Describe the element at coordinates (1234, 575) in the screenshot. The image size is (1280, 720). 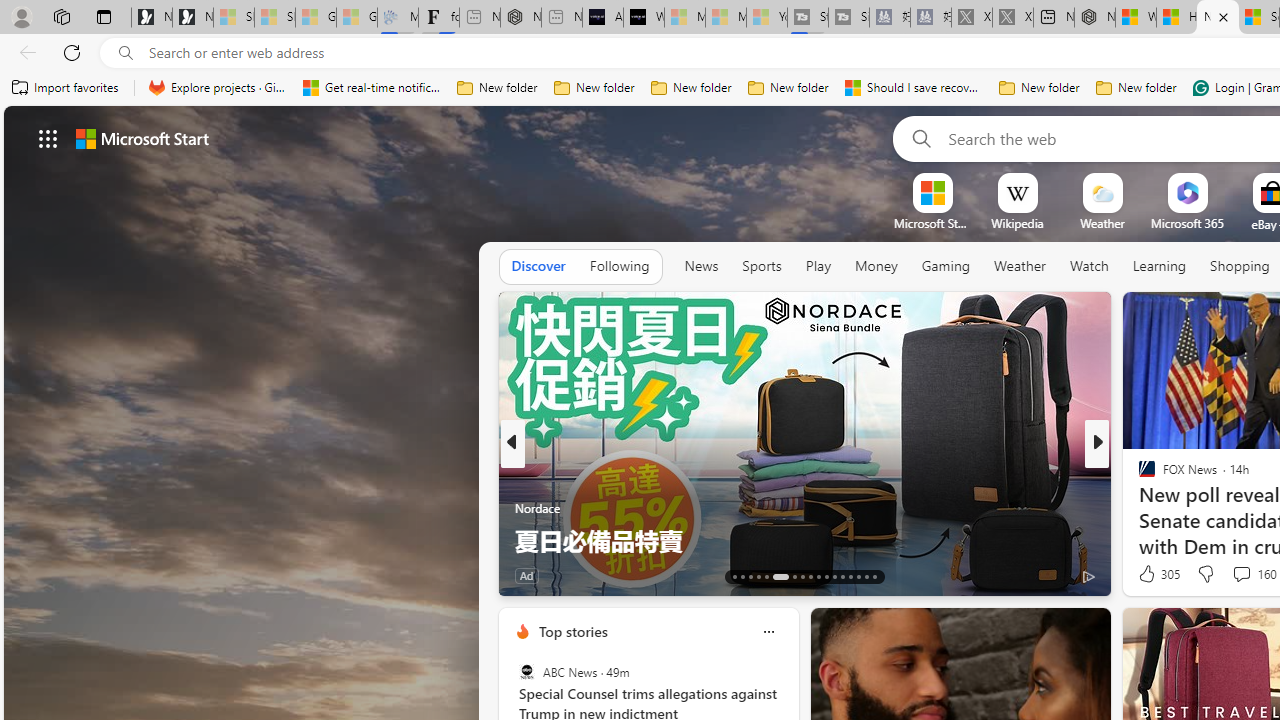
I see `'View comments 5 Comment'` at that location.